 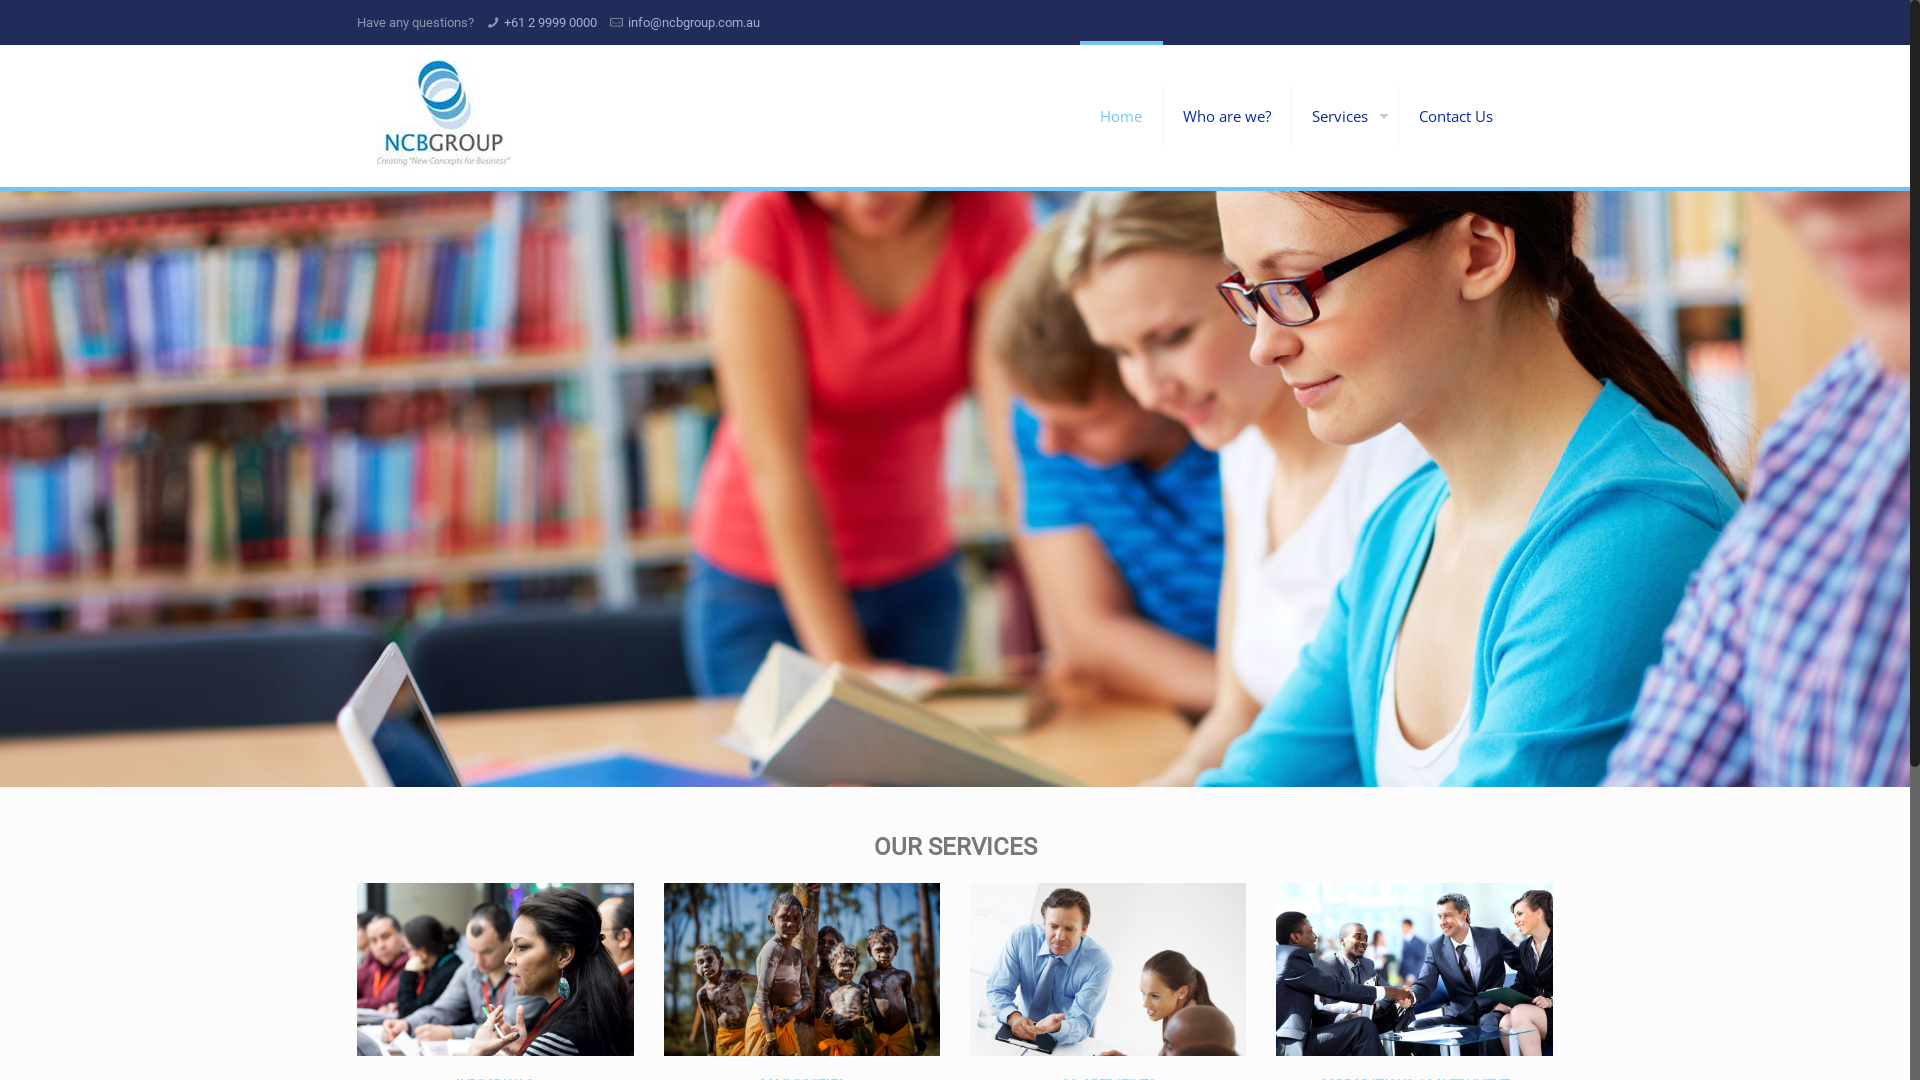 What do you see at coordinates (1121, 115) in the screenshot?
I see `'Home'` at bounding box center [1121, 115].